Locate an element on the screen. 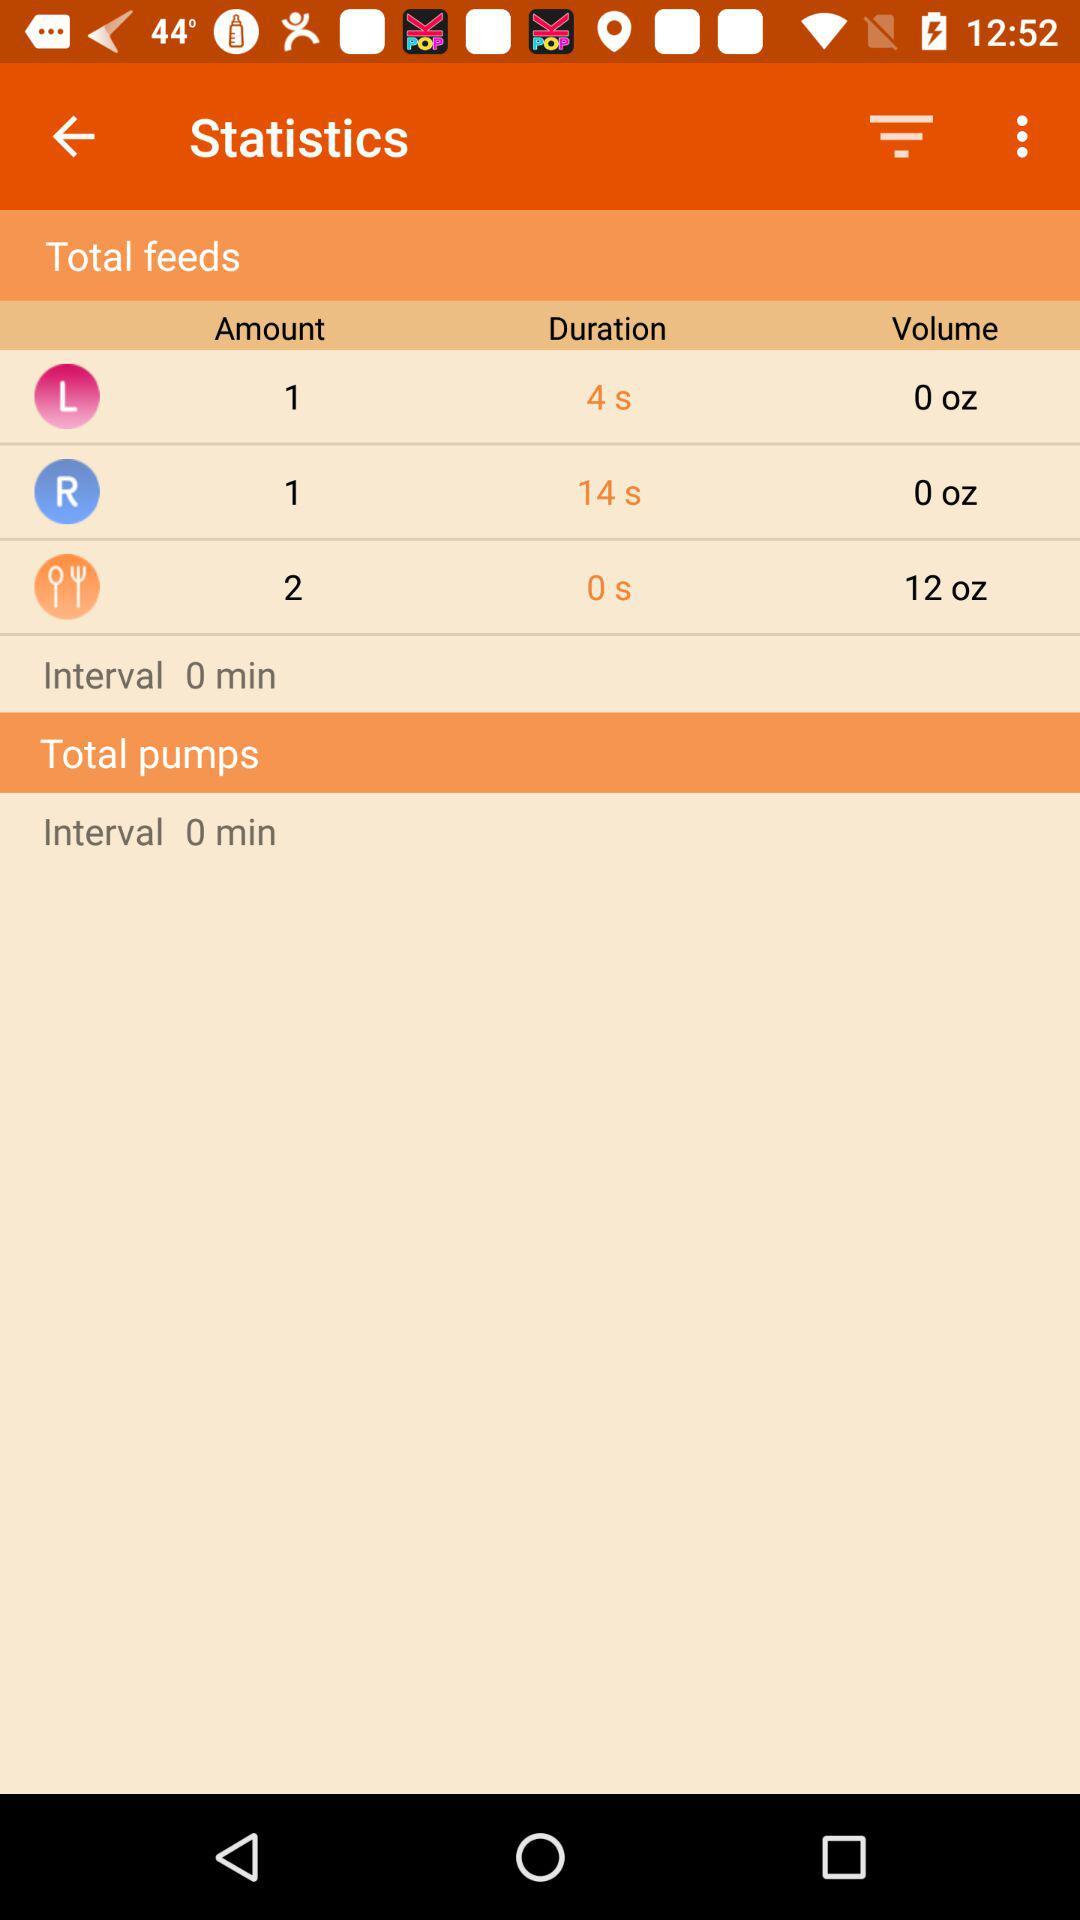 This screenshot has height=1920, width=1080. icon above 0 min is located at coordinates (945, 585).